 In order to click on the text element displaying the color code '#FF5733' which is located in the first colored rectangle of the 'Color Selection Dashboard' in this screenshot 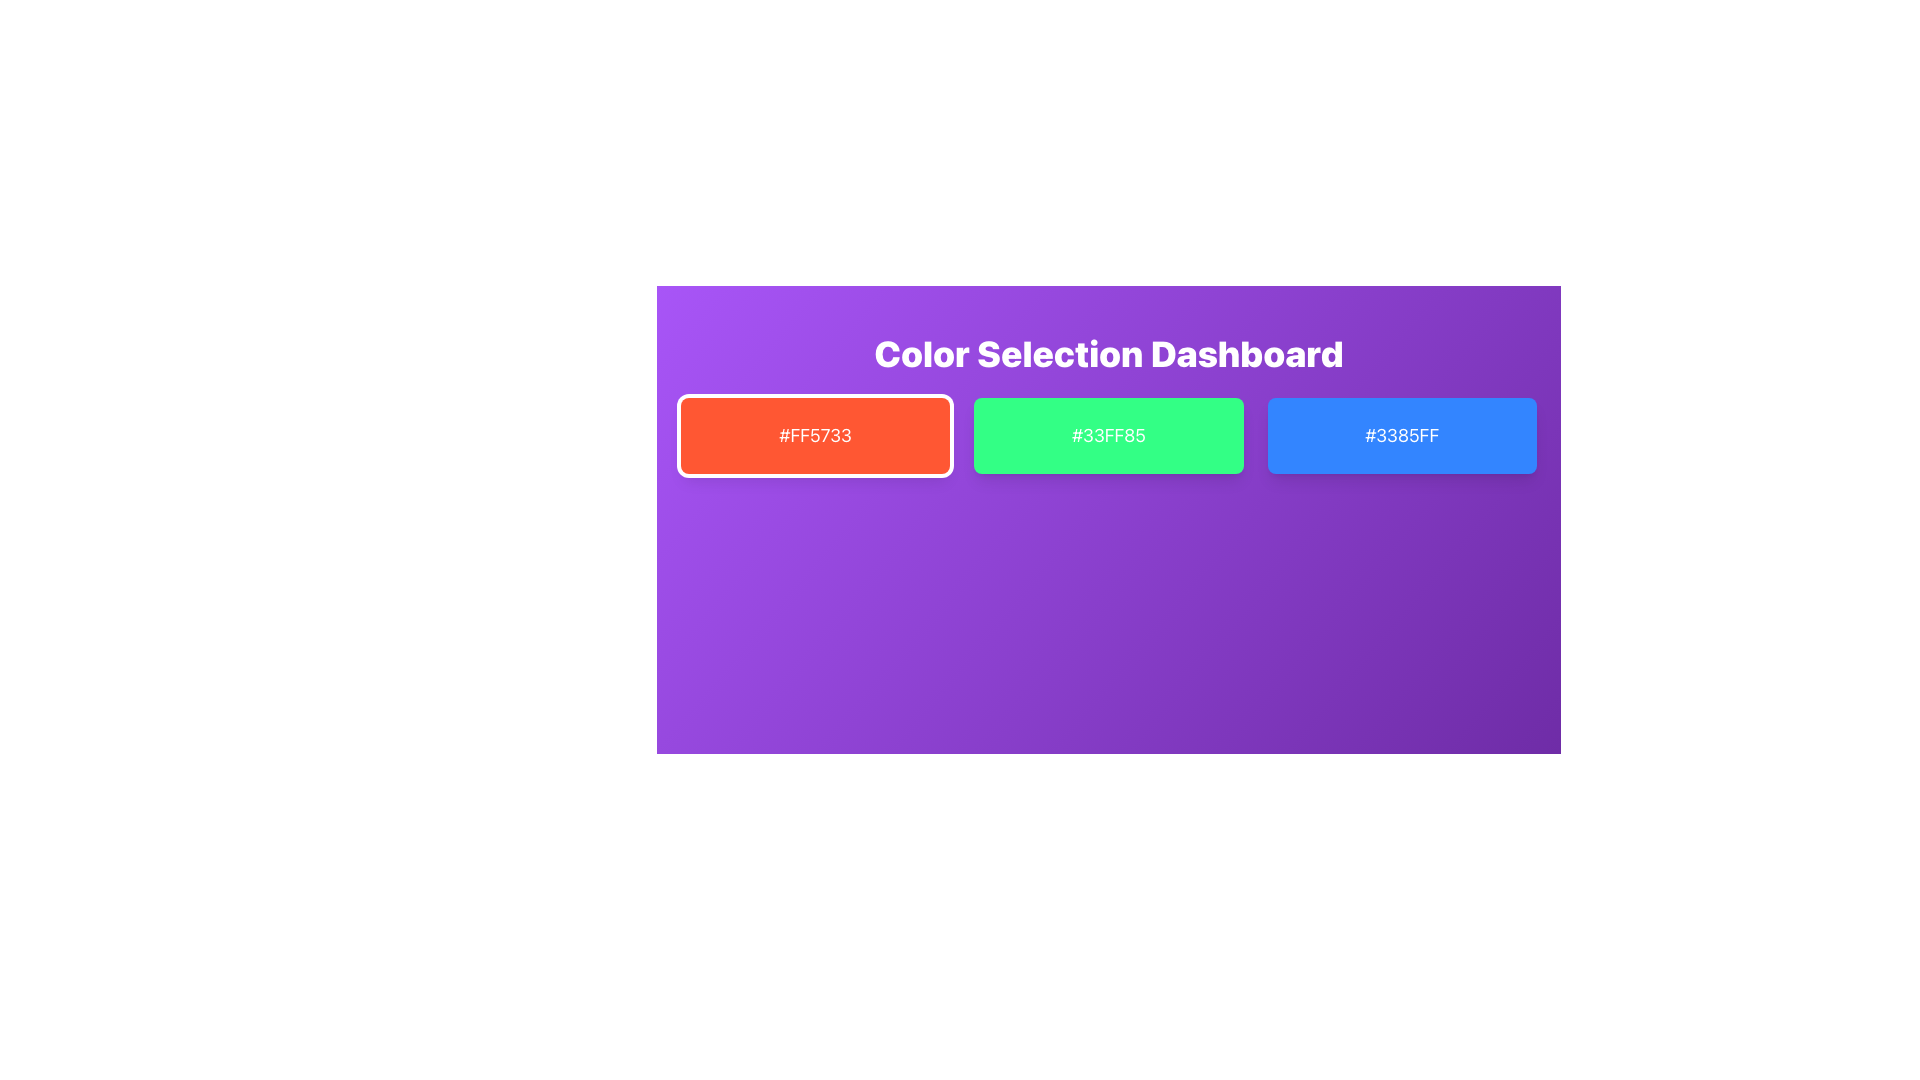, I will do `click(815, 434)`.